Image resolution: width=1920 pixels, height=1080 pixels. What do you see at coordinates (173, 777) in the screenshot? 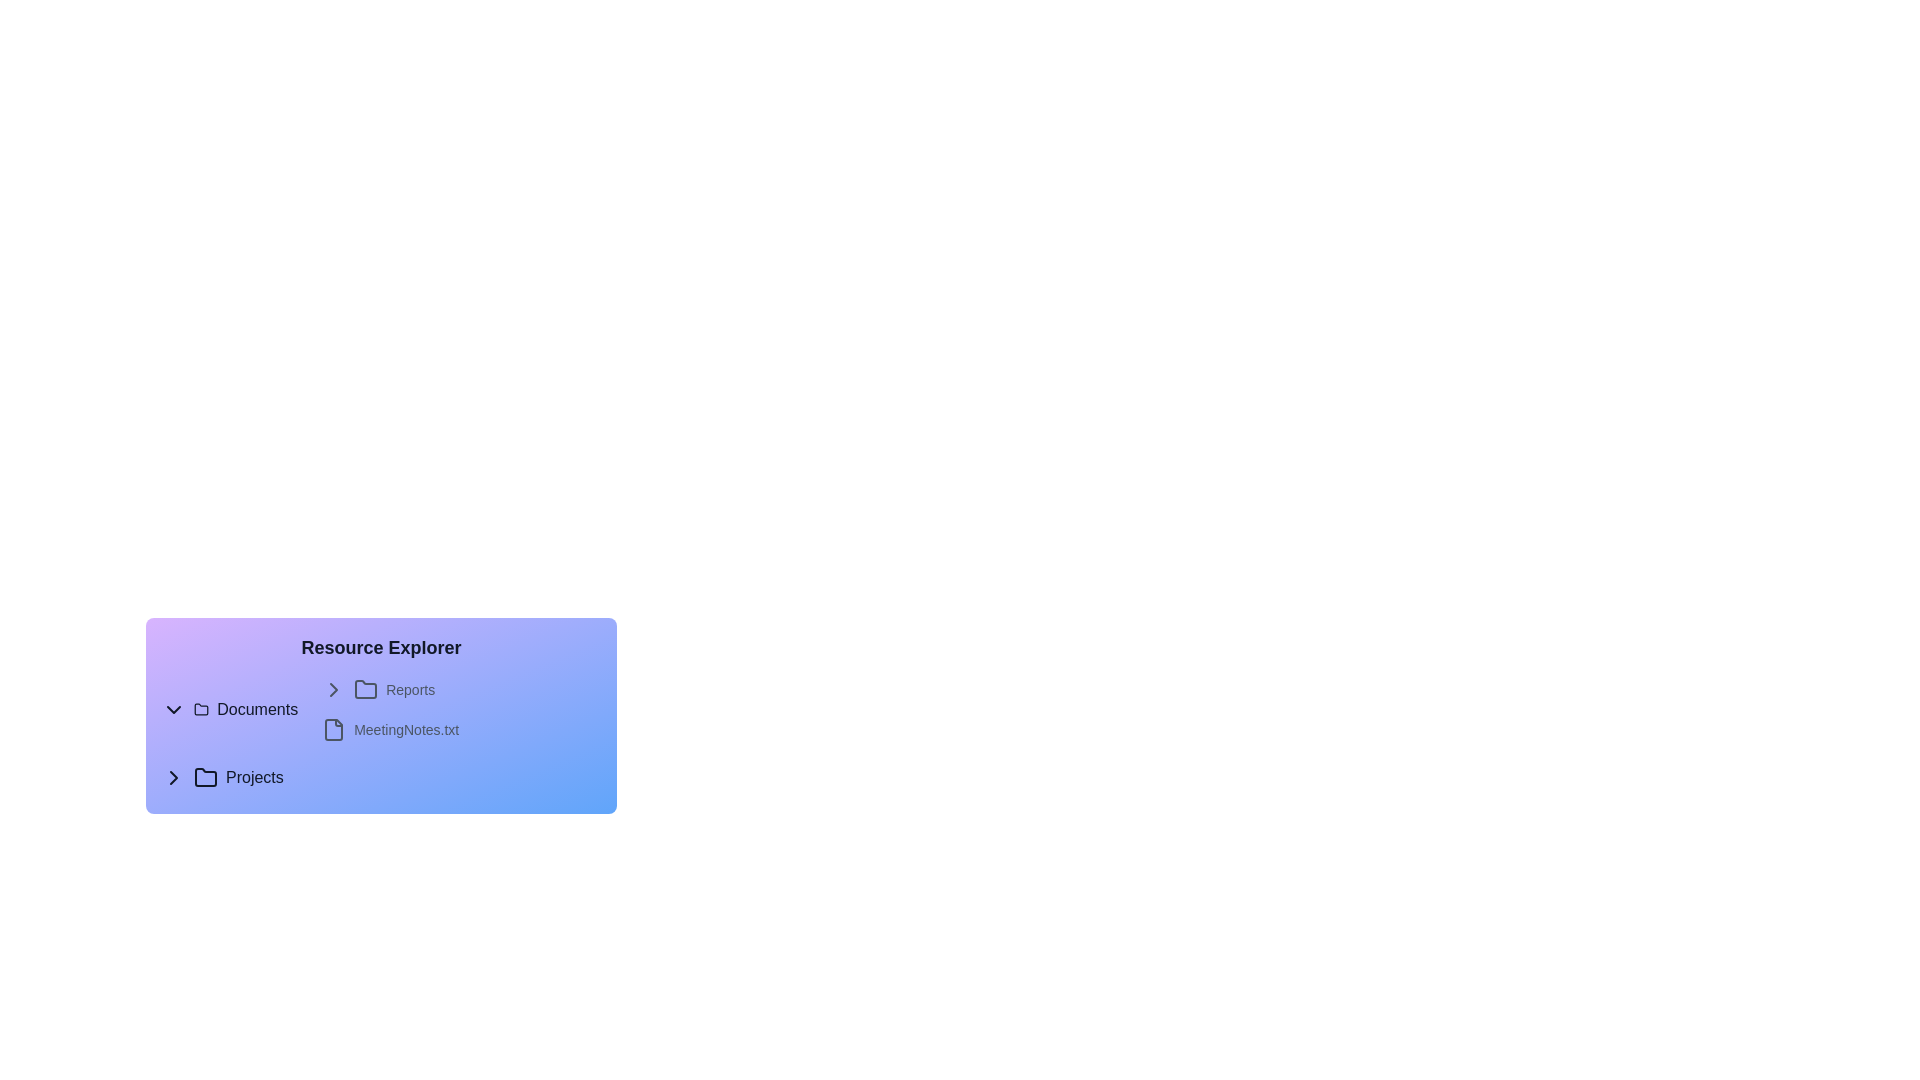
I see `the Chevron indicator located near the 'Reports' label in the blue gradient sidebar` at bounding box center [173, 777].